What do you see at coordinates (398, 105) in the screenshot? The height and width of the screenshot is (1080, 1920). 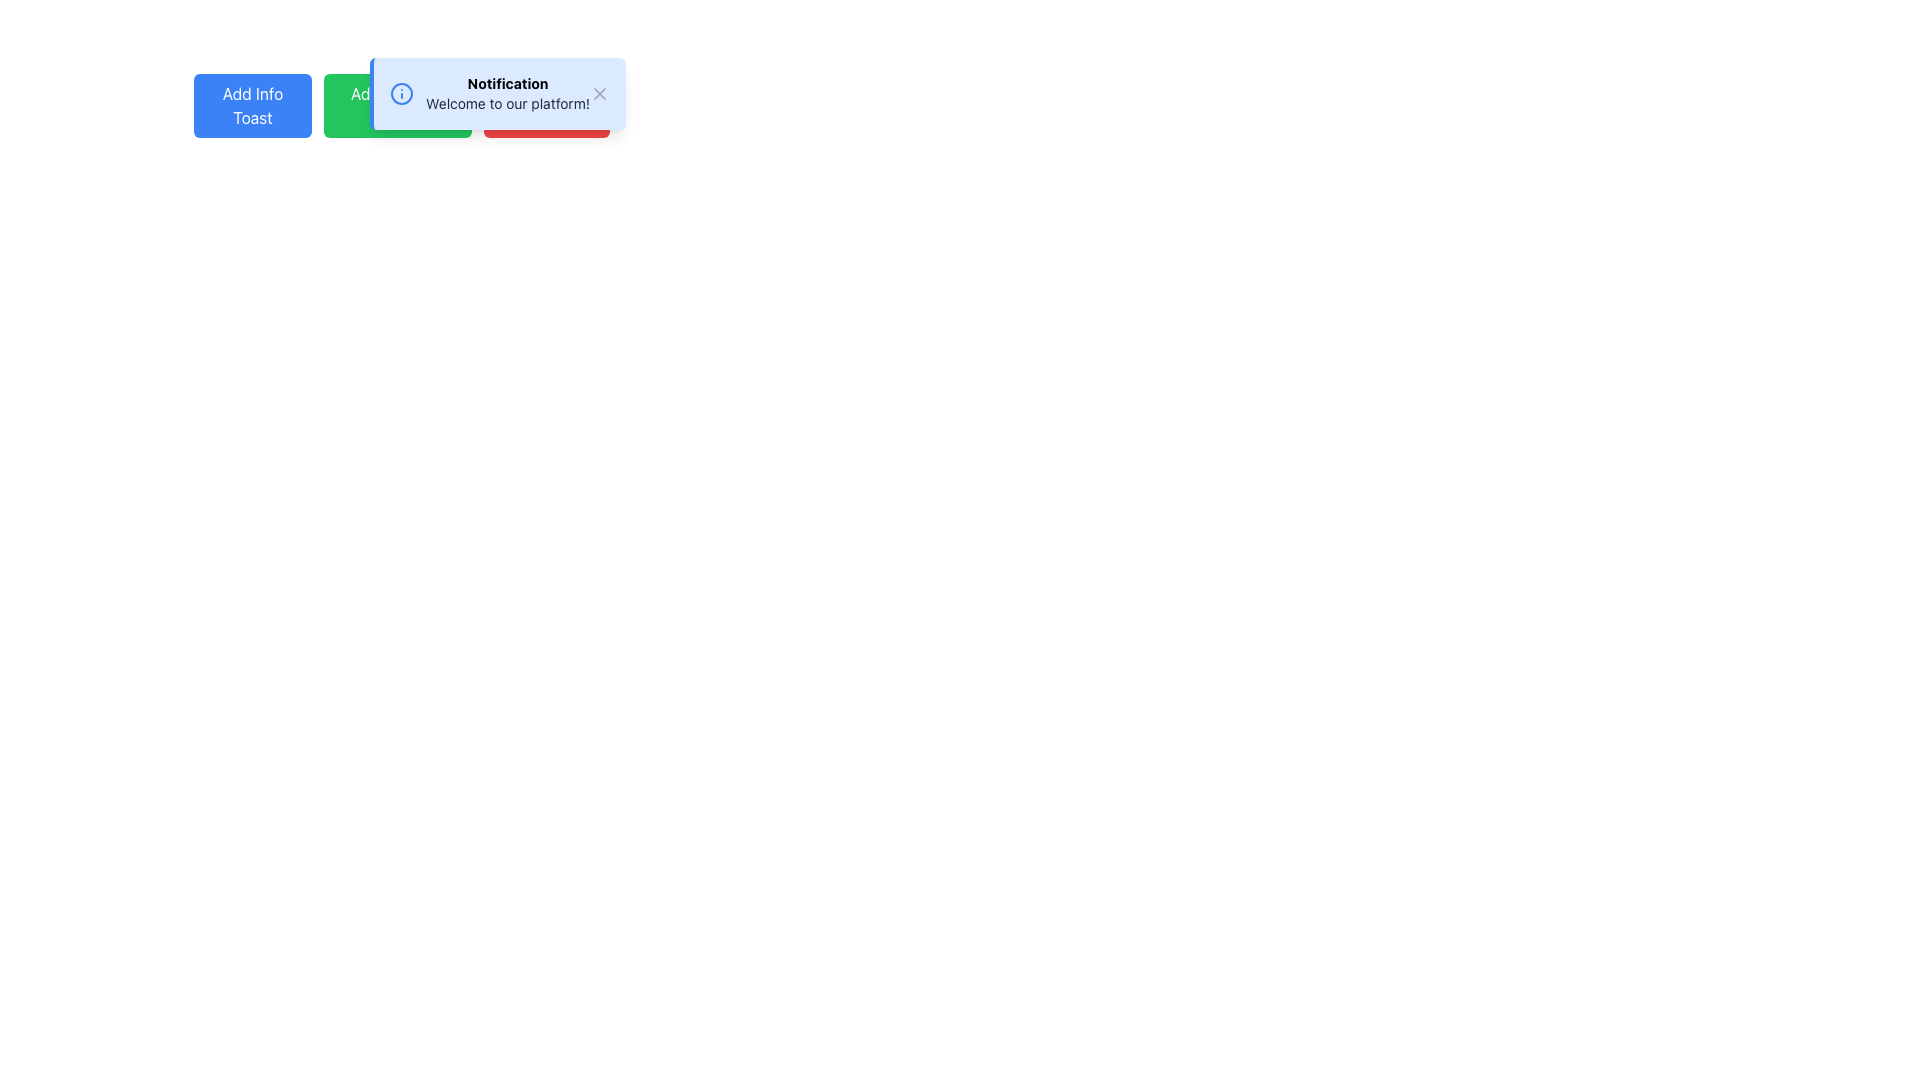 I see `the second button in a horizontal row of three buttons` at bounding box center [398, 105].